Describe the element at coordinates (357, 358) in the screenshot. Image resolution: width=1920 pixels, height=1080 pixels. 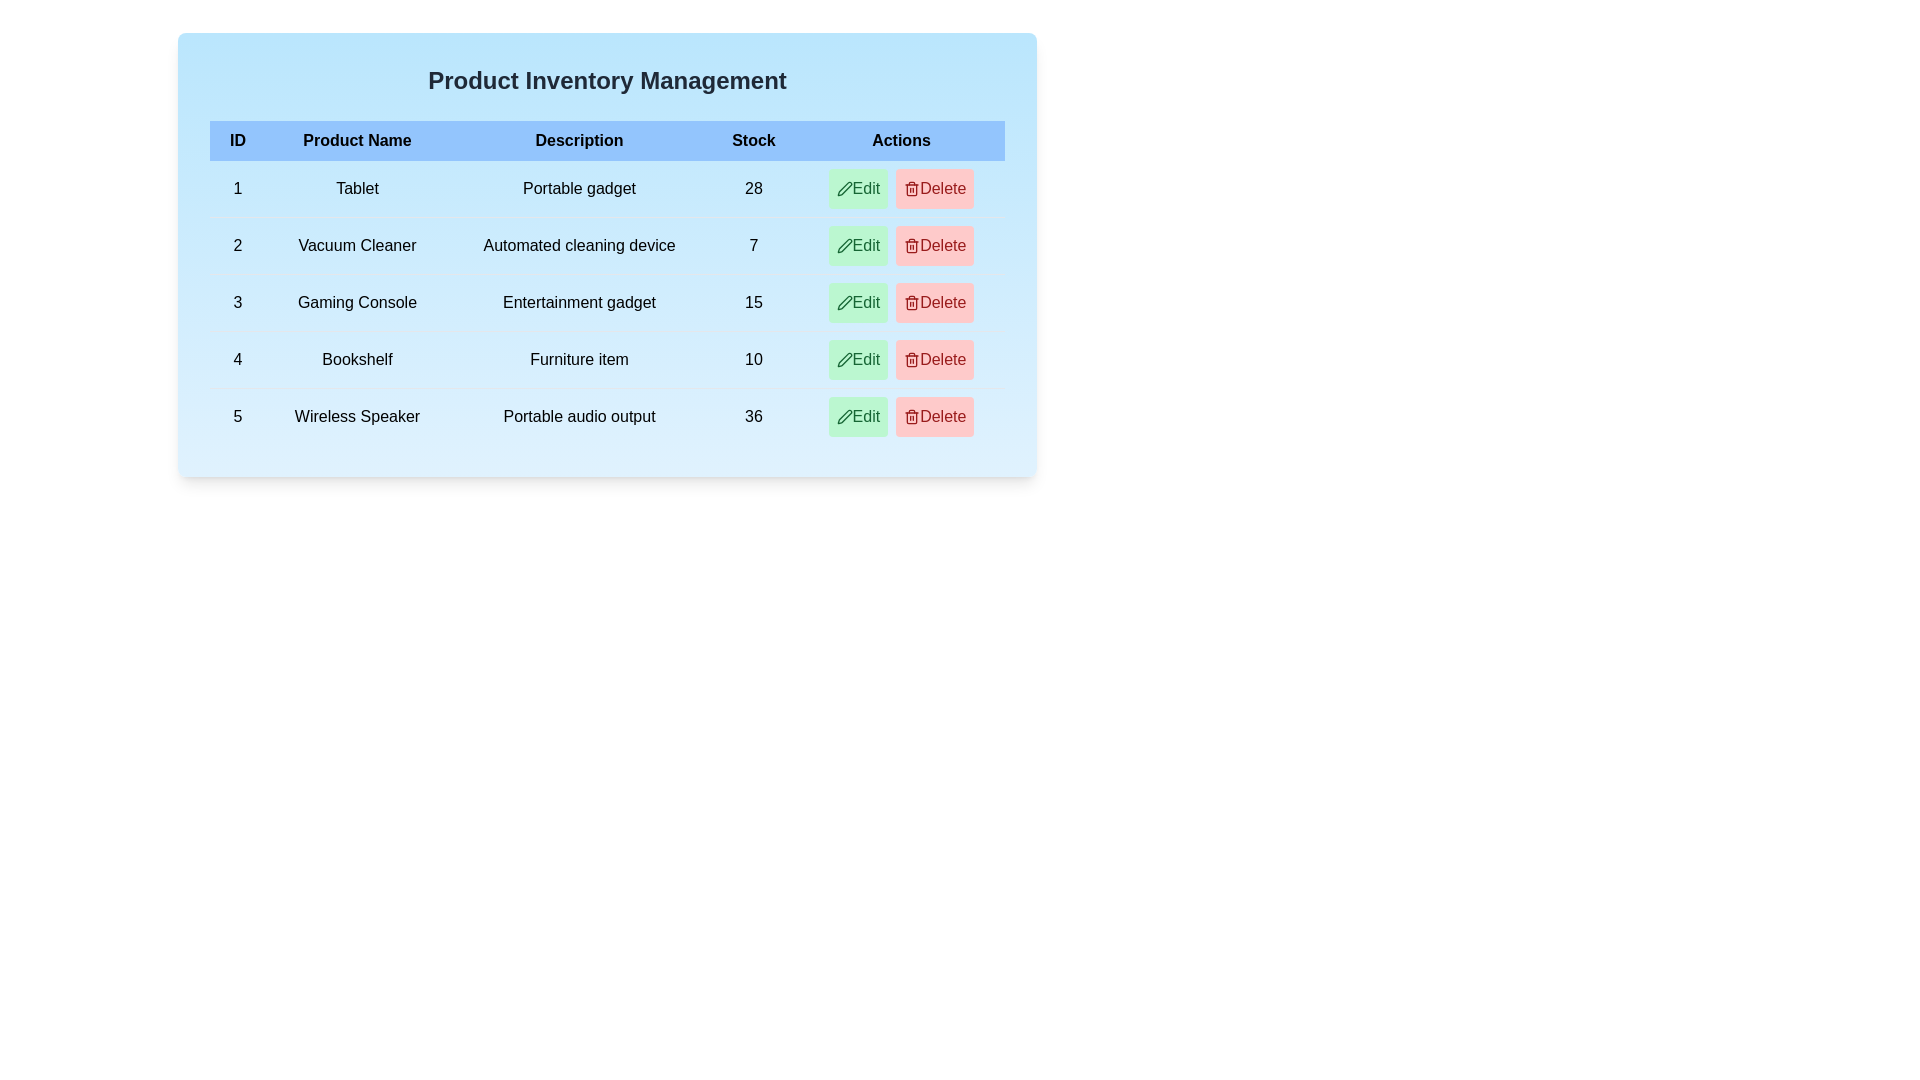
I see `the Text Label element displaying 'Bookshelf', which is located in the second column of the fourth row of a product table` at that location.